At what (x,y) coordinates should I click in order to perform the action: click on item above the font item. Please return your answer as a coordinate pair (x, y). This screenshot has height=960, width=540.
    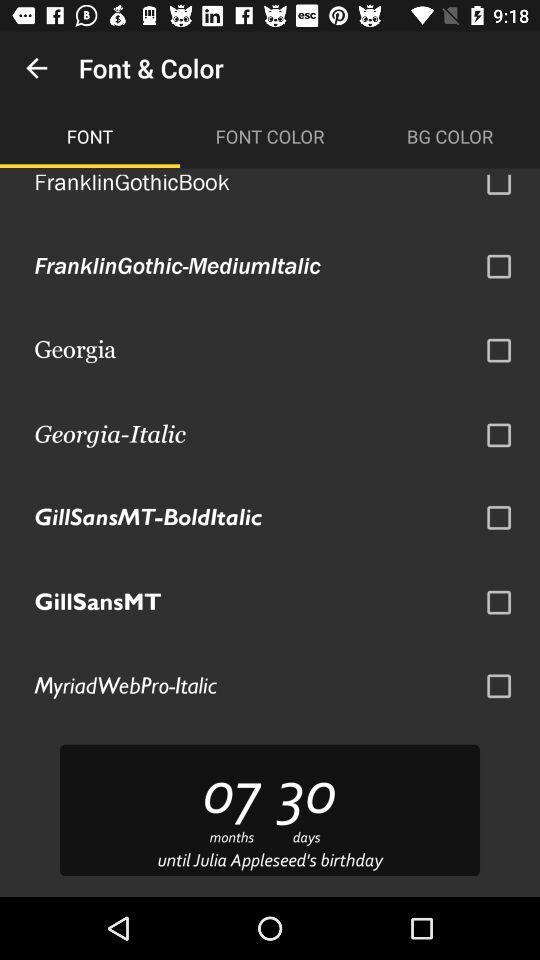
    Looking at the image, I should click on (36, 68).